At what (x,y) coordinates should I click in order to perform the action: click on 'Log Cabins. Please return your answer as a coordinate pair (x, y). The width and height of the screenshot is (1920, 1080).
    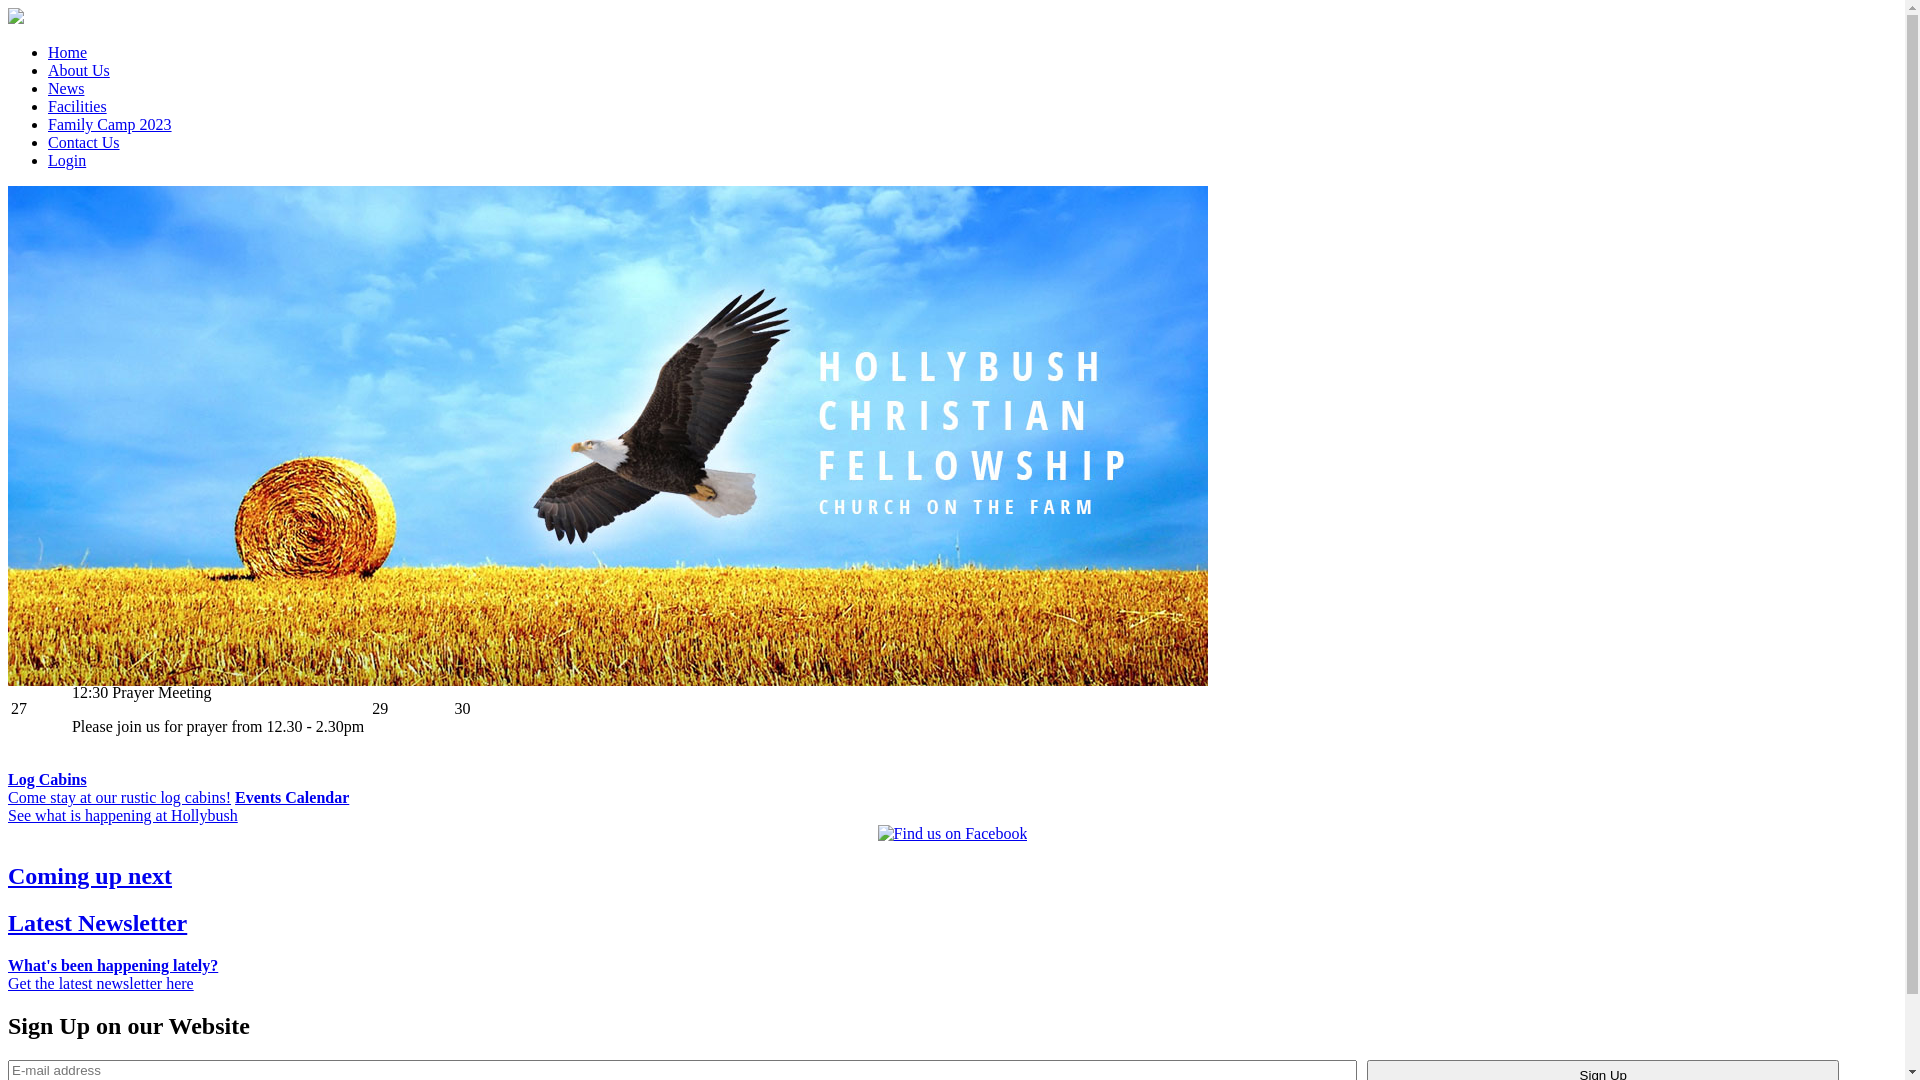
    Looking at the image, I should click on (118, 787).